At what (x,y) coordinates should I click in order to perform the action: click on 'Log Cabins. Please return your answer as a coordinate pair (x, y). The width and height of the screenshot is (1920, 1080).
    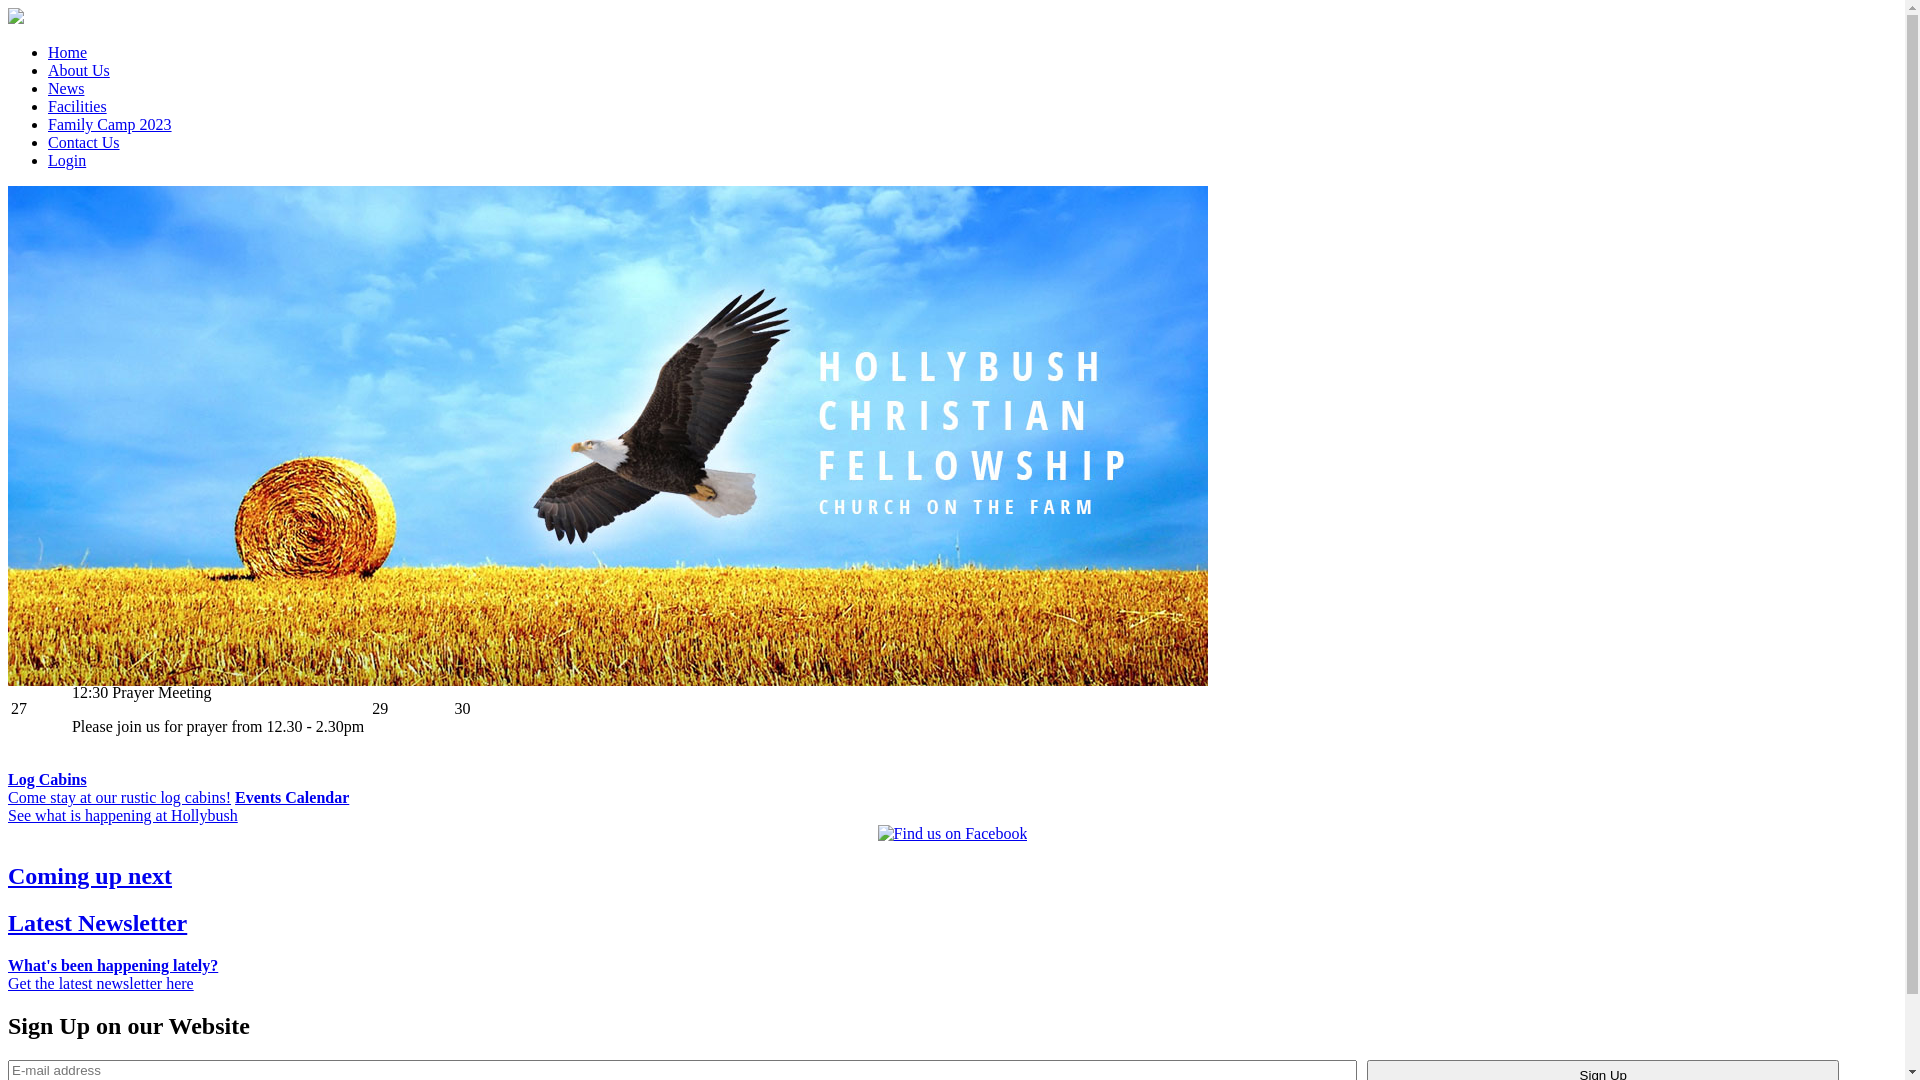
    Looking at the image, I should click on (118, 787).